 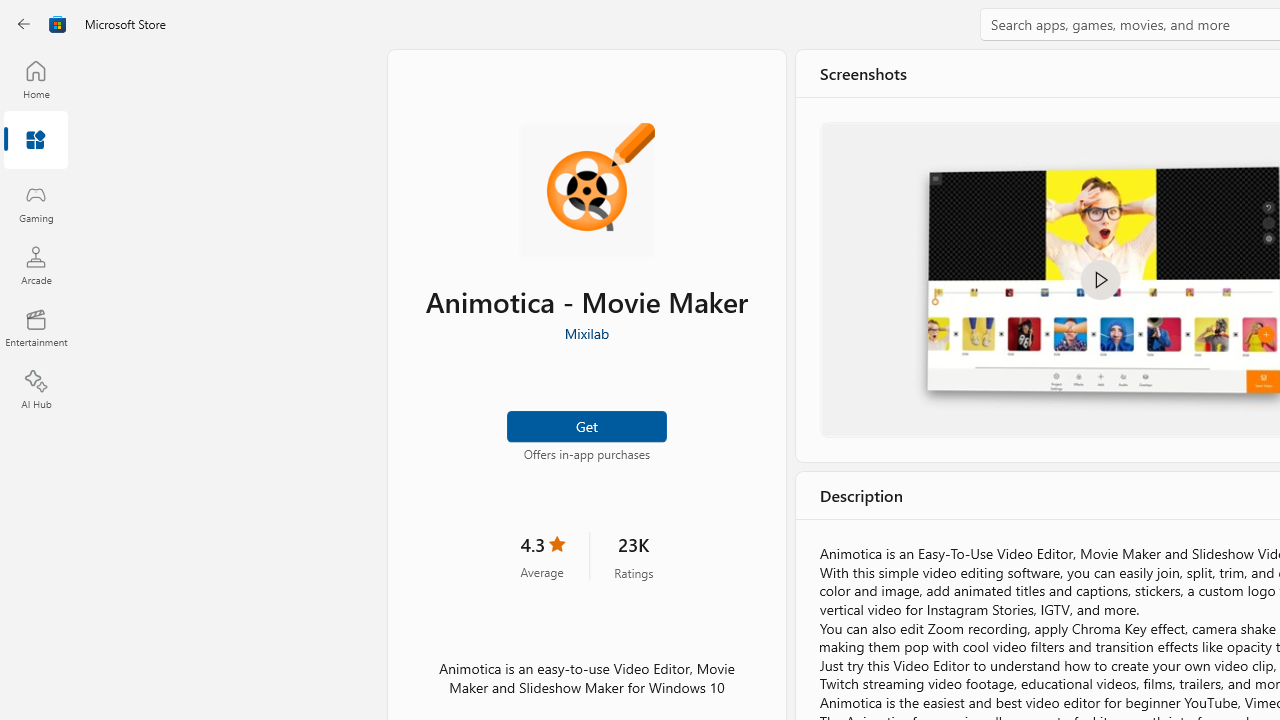 I want to click on 'Arcade', so click(x=35, y=264).